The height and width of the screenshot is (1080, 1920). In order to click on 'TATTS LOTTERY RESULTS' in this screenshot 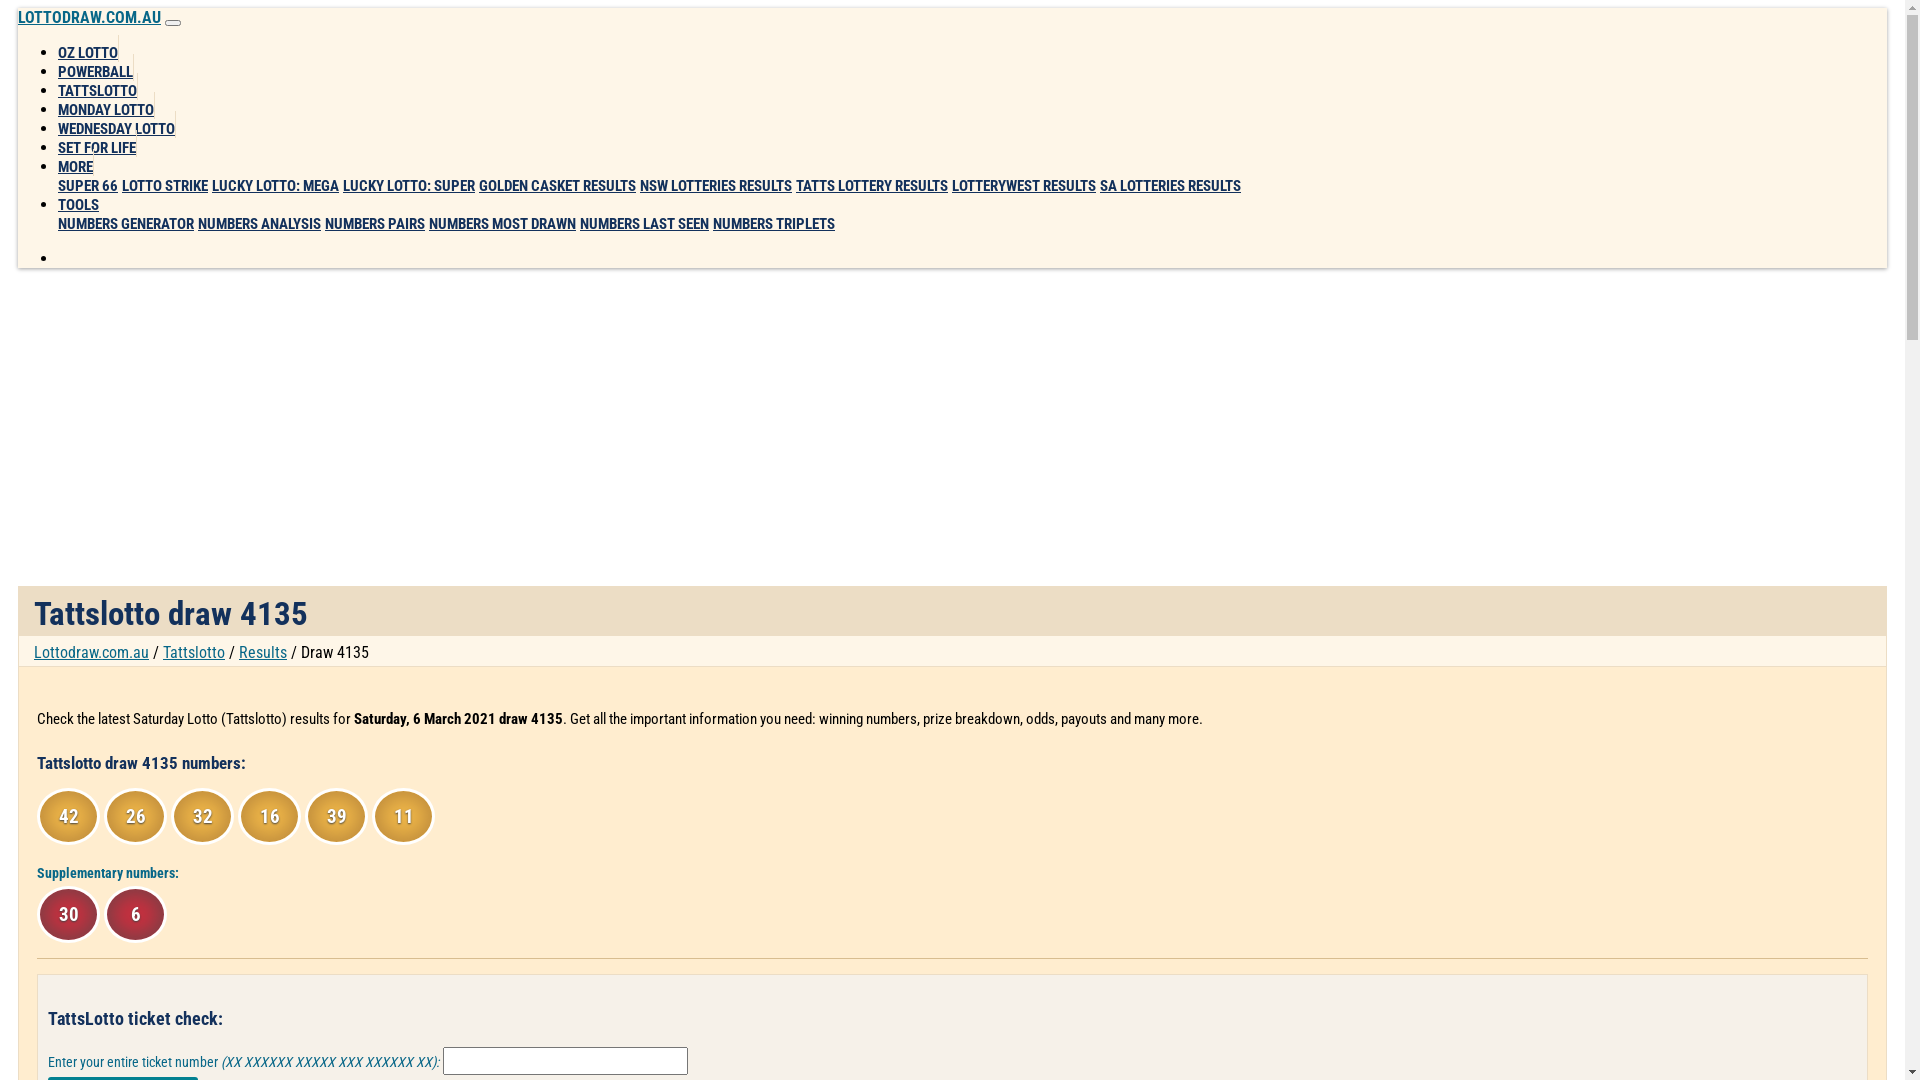, I will do `click(795, 185)`.